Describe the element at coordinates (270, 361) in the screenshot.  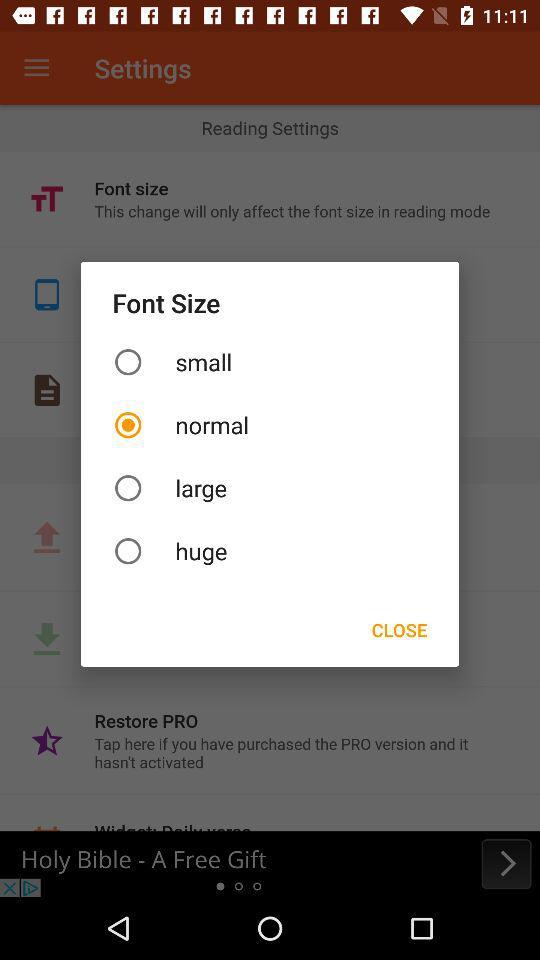
I see `small icon` at that location.